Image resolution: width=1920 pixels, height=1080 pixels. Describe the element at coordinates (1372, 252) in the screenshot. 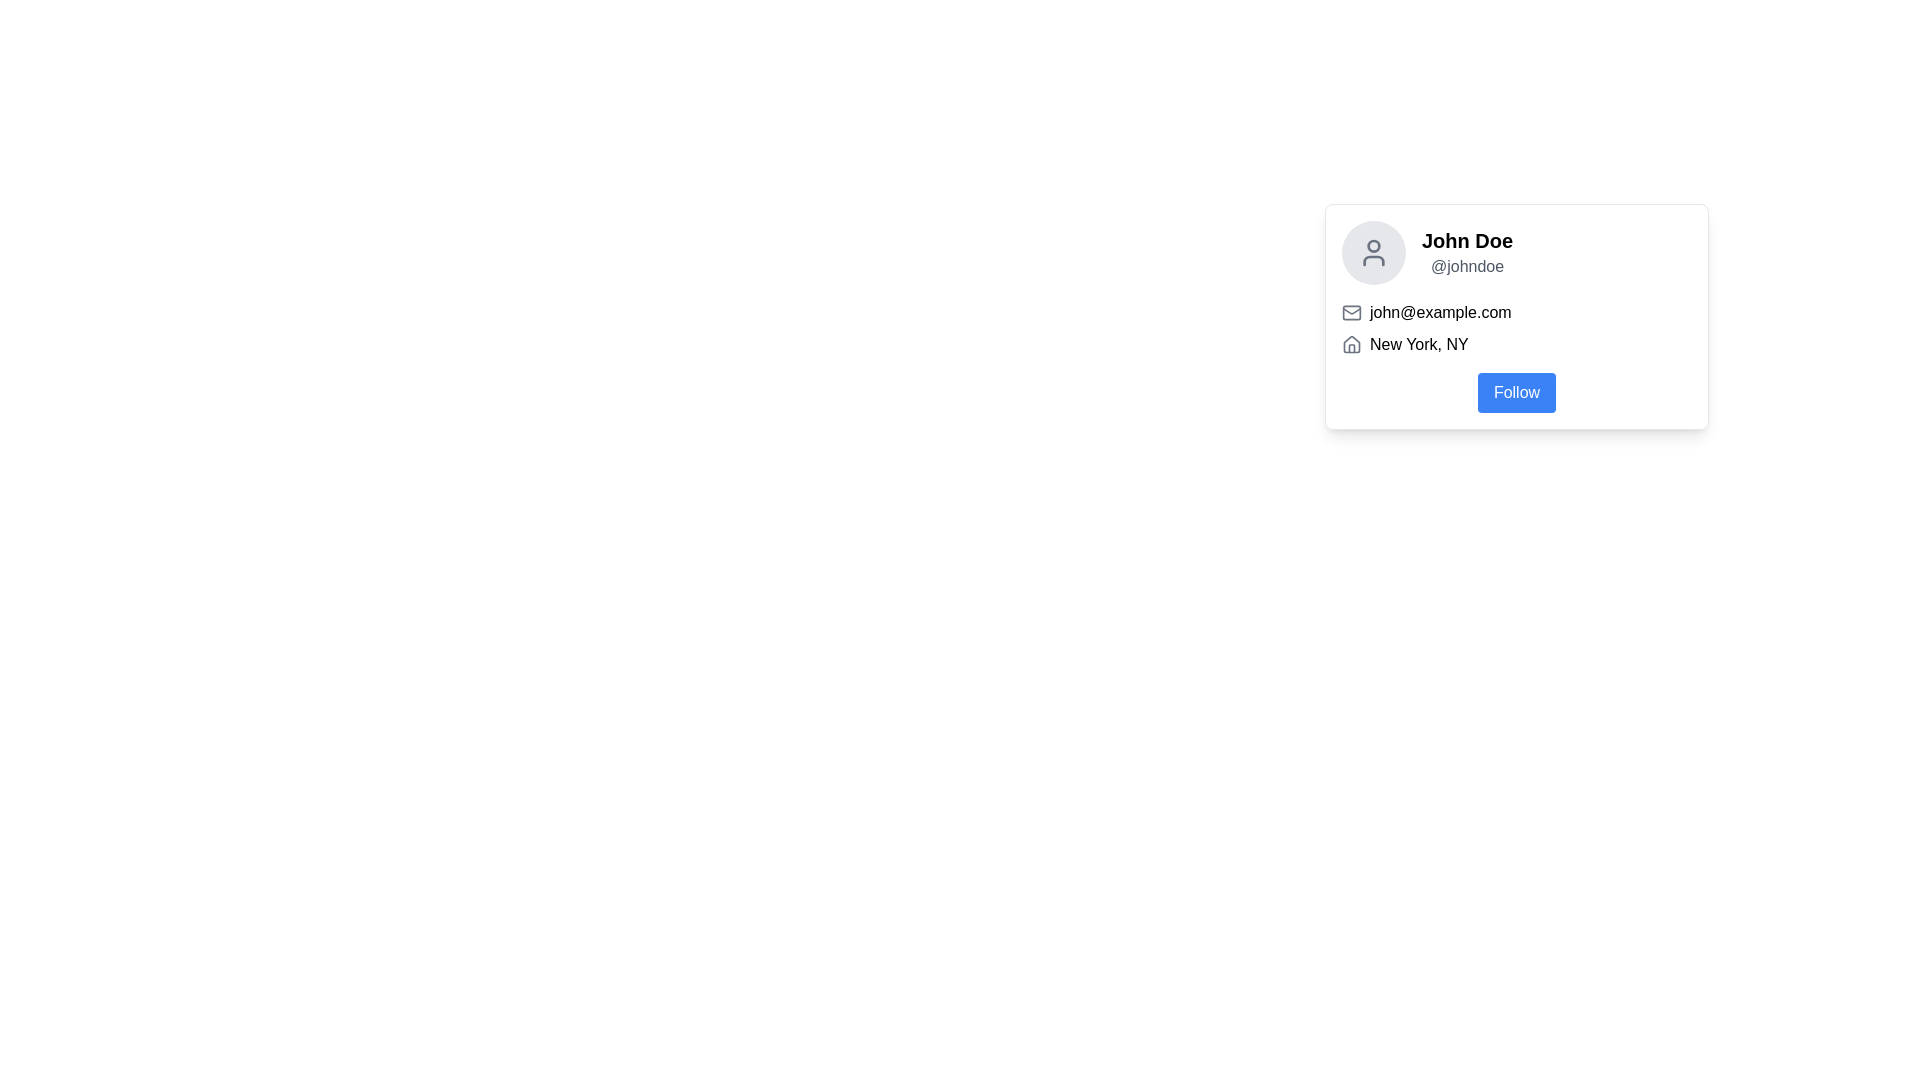

I see `the user profile icon located in the upper-left corner of the user details card` at that location.